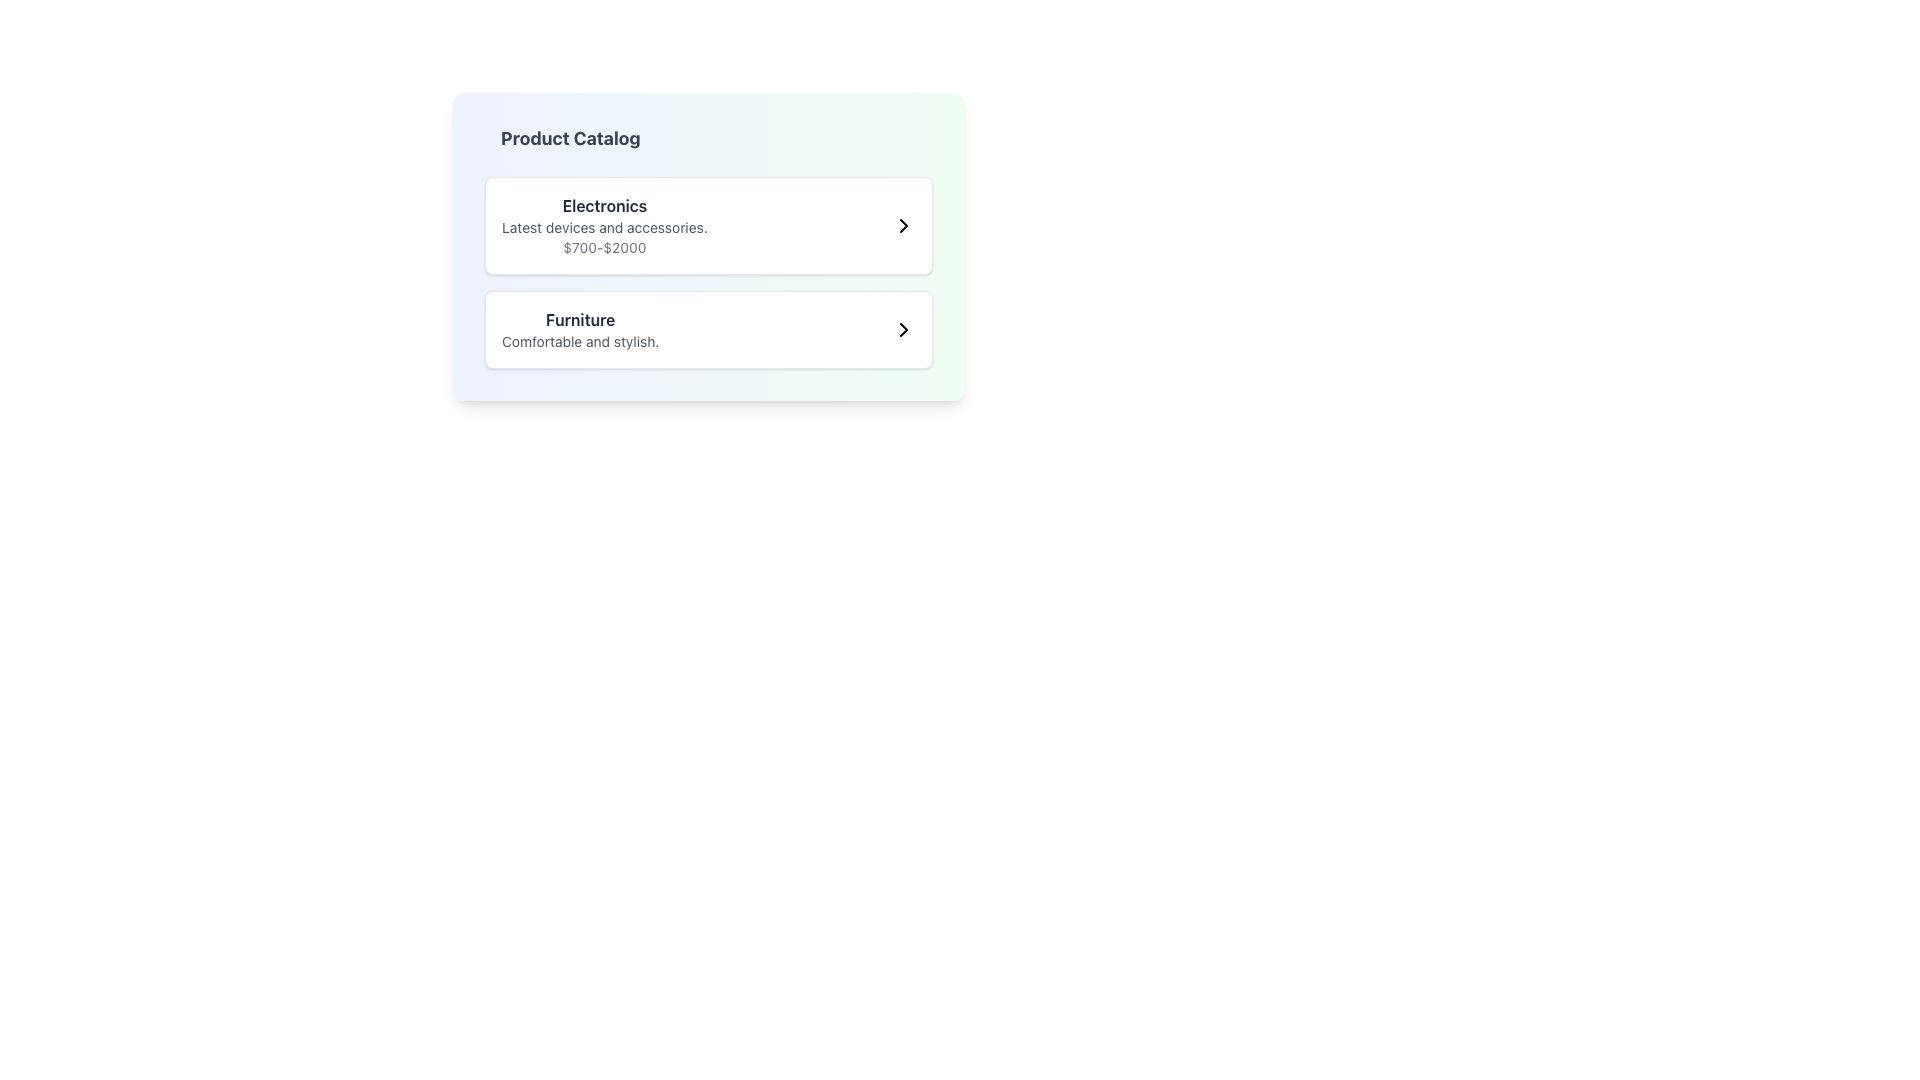 The height and width of the screenshot is (1080, 1920). What do you see at coordinates (579, 341) in the screenshot?
I see `the text element that reads 'Comfortable and stylish', which is styled in a smaller gray font and positioned directly below the 'Furniture' title` at bounding box center [579, 341].